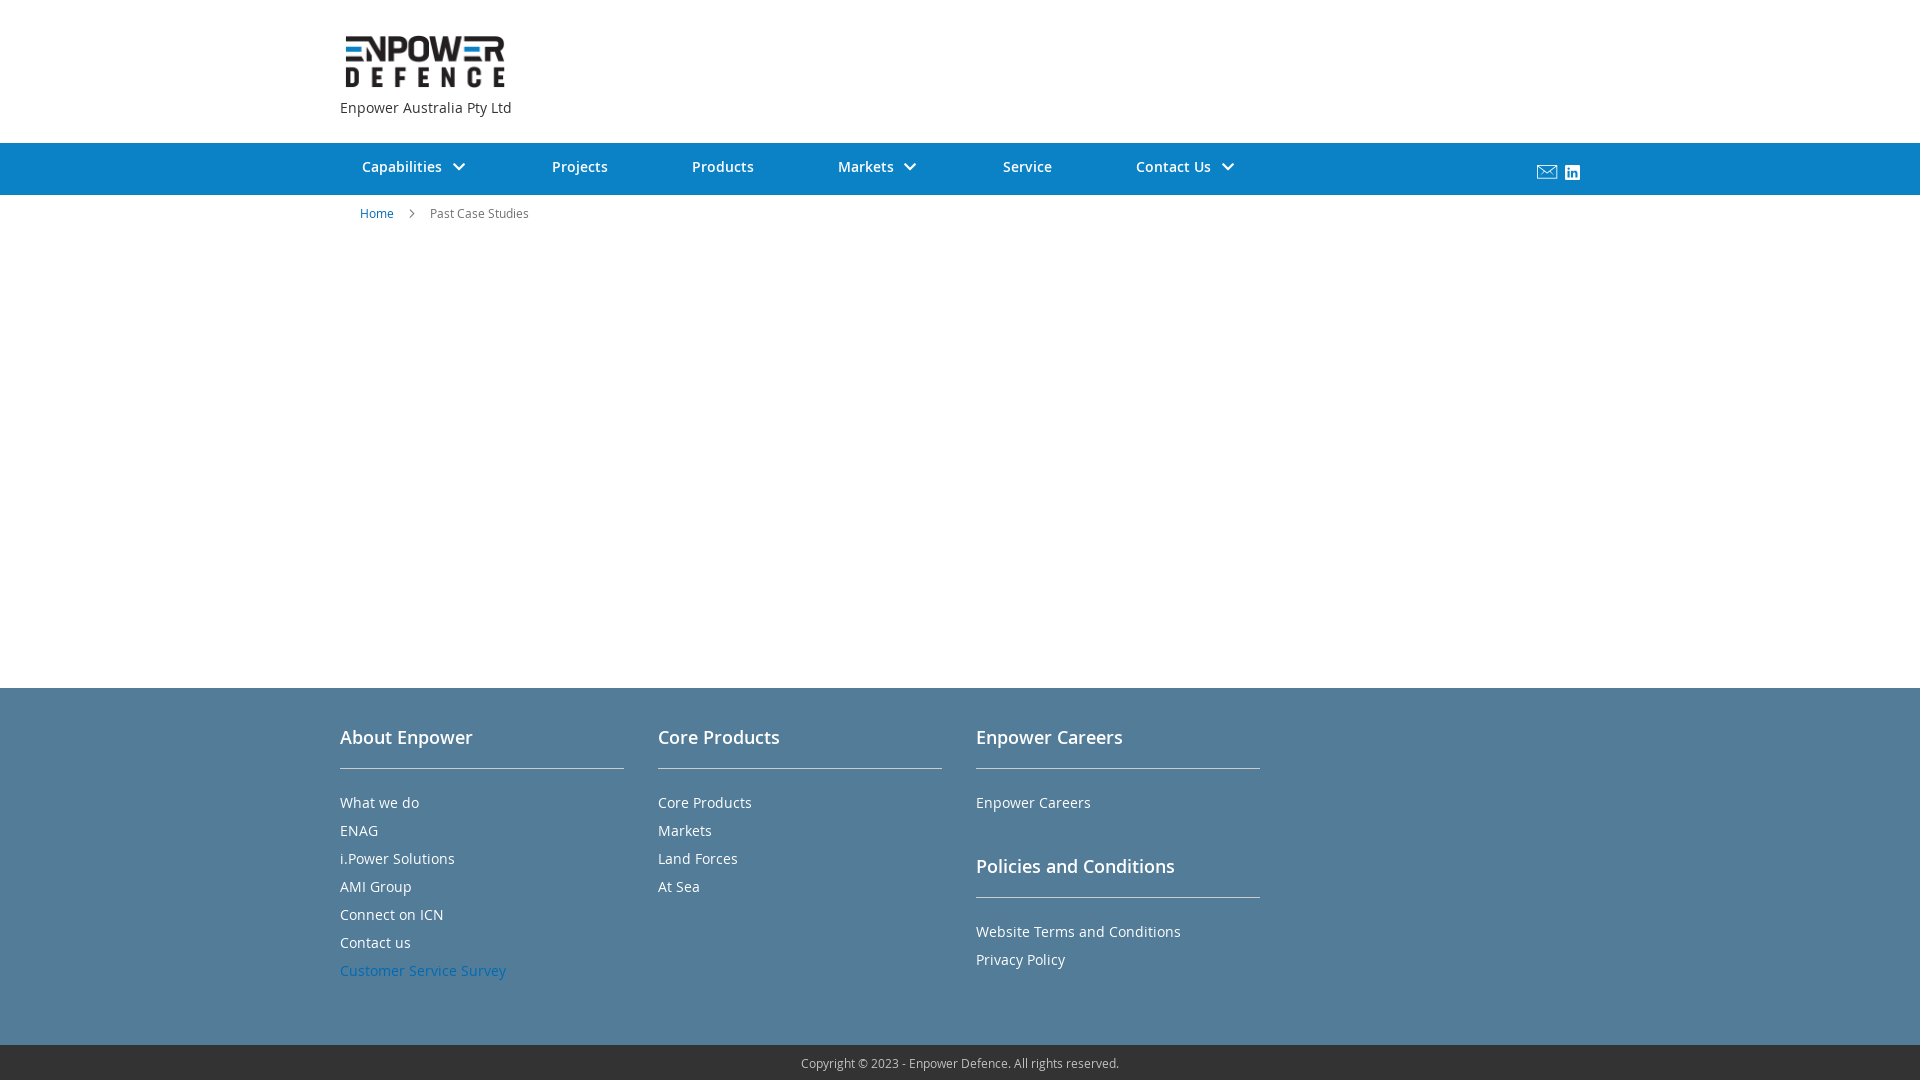 This screenshot has width=1920, height=1080. I want to click on 'Home', so click(377, 212).